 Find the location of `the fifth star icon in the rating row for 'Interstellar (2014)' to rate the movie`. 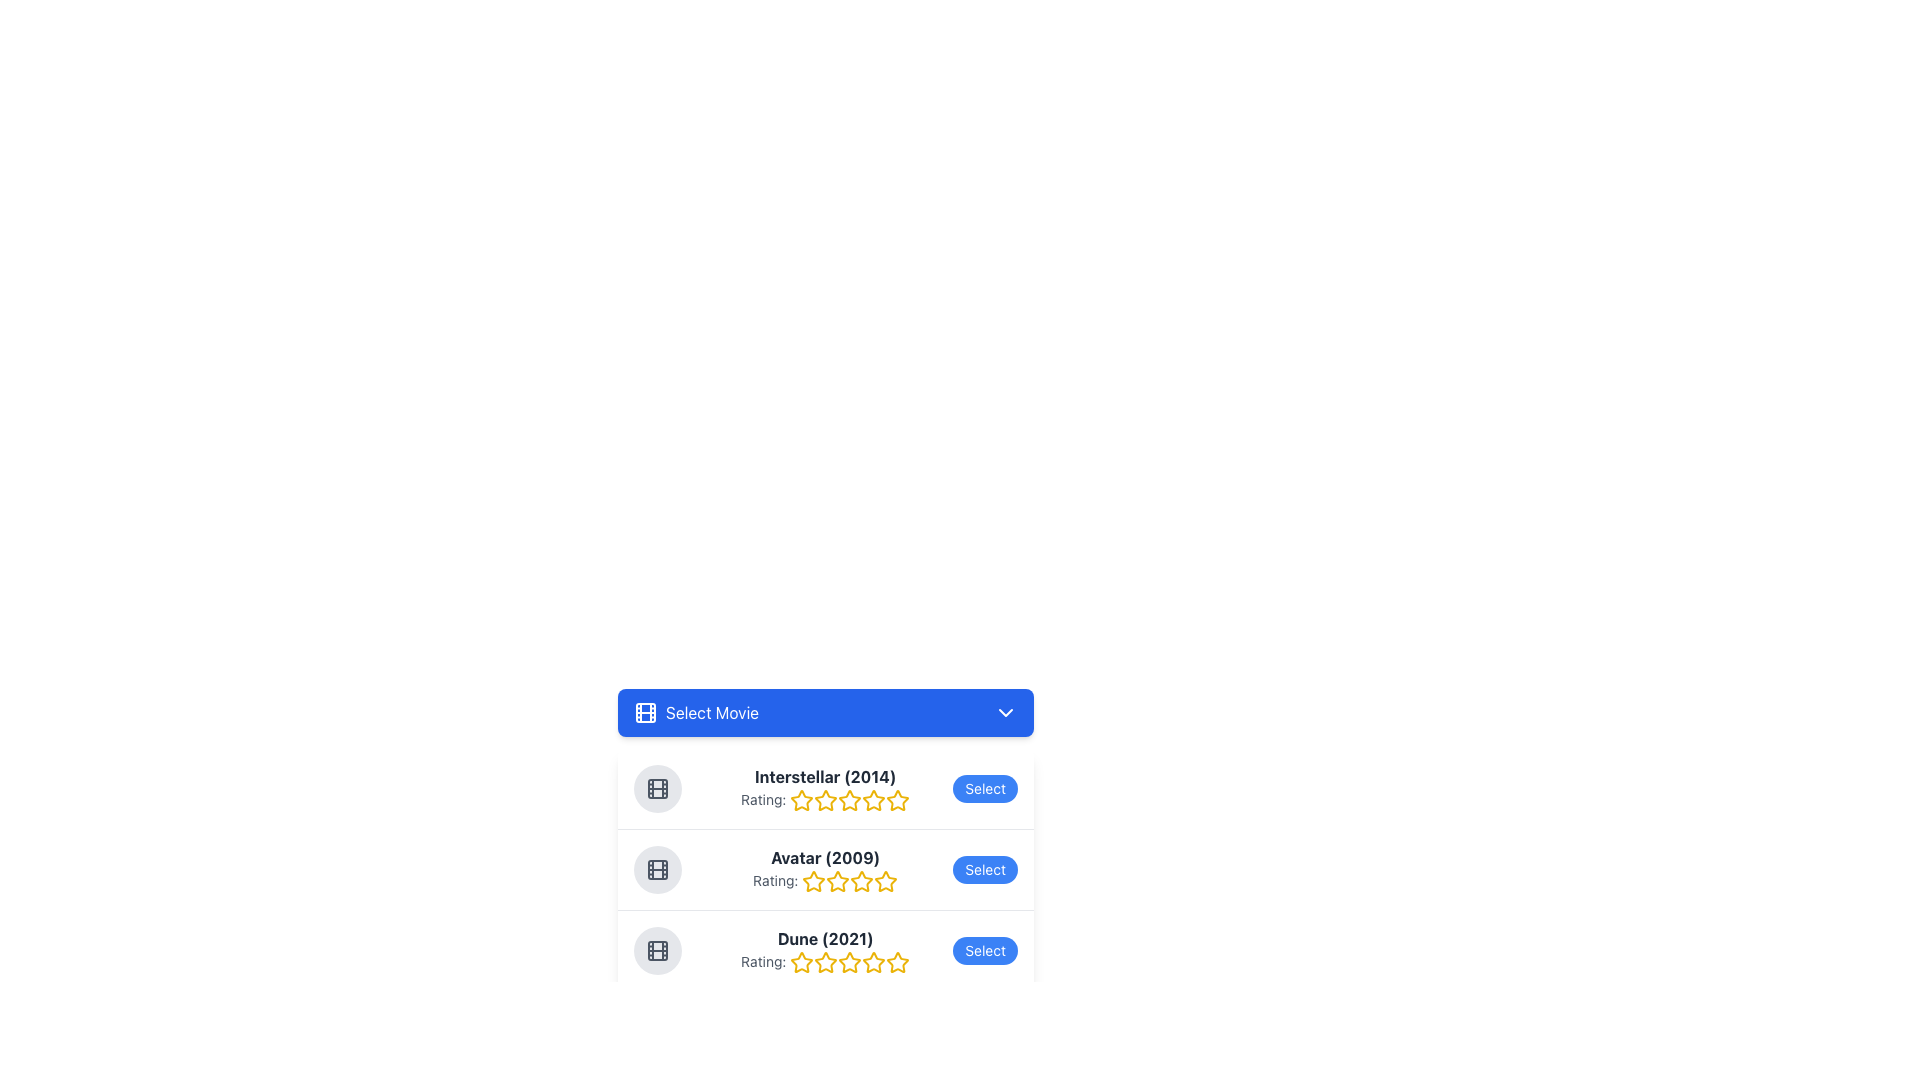

the fifth star icon in the rating row for 'Interstellar (2014)' to rate the movie is located at coordinates (850, 800).